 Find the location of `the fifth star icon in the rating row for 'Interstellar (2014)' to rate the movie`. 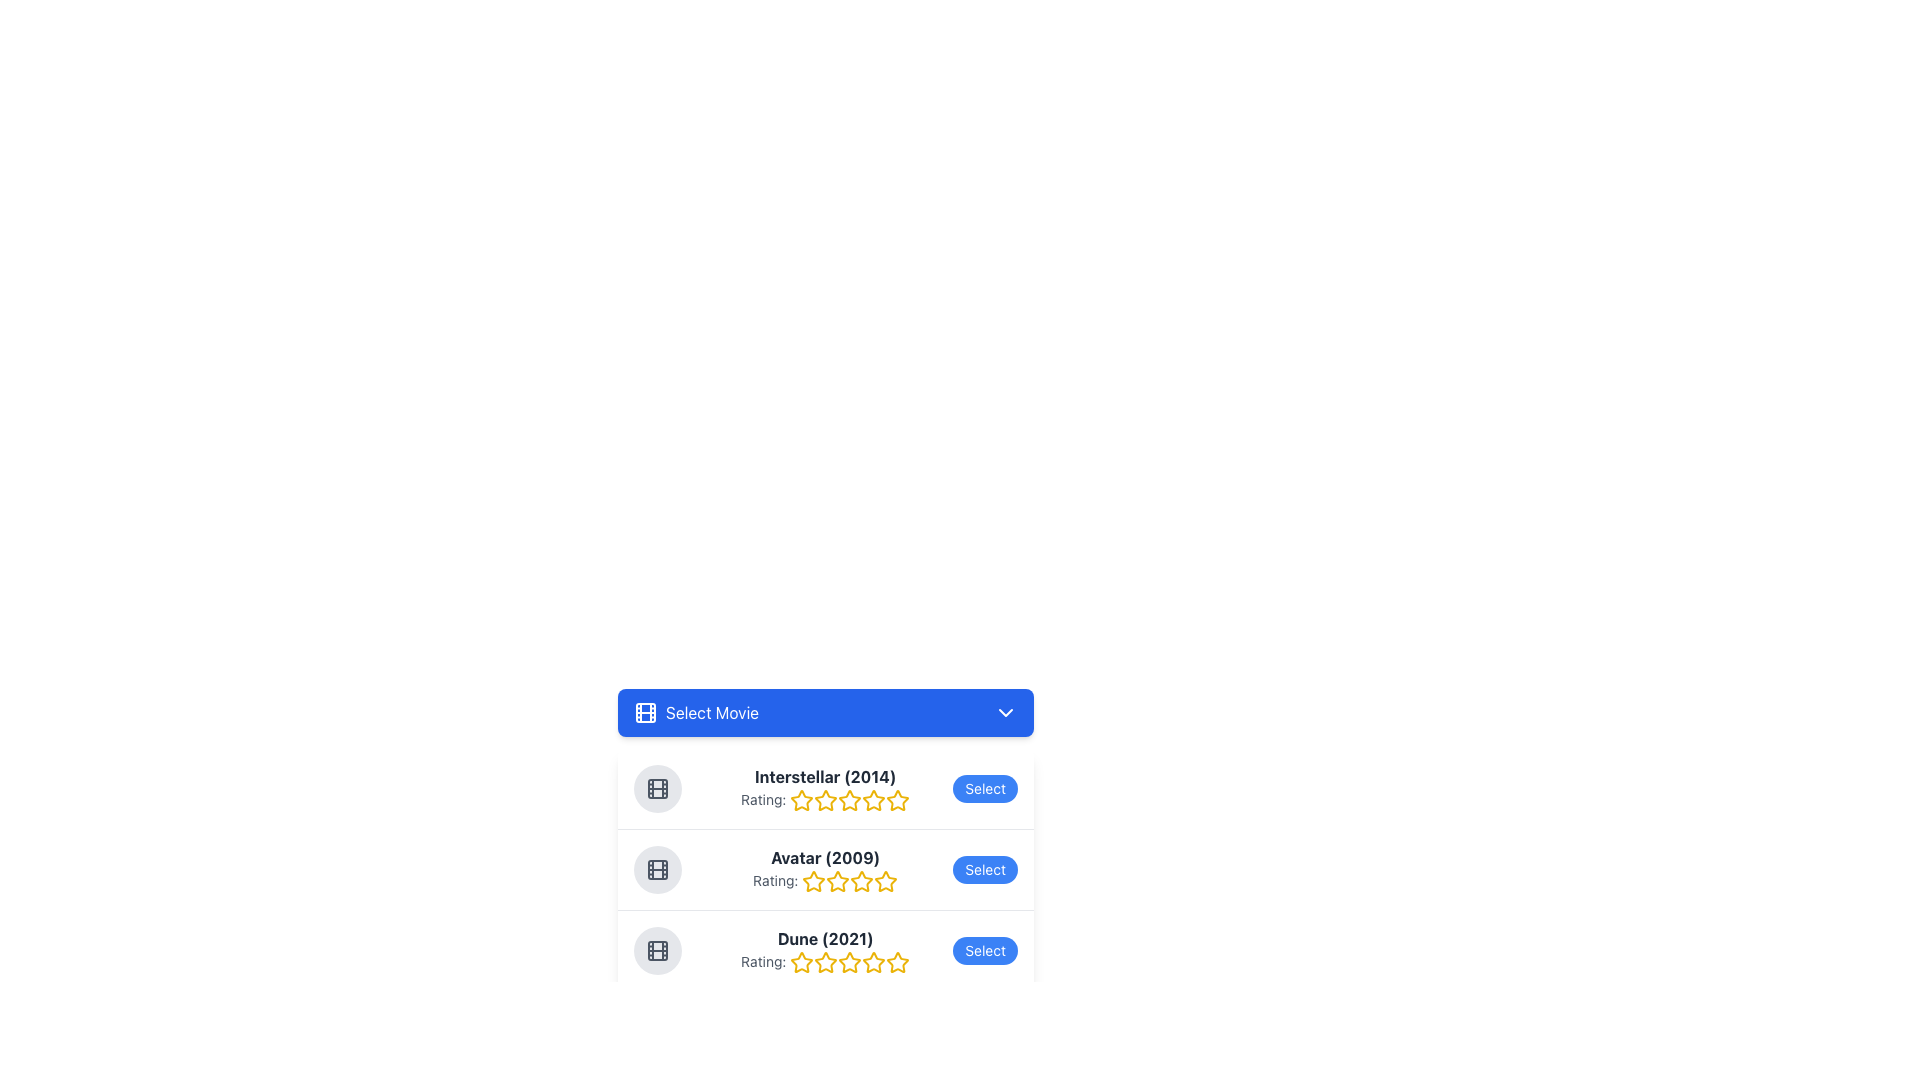

the fifth star icon in the rating row for 'Interstellar (2014)' to rate the movie is located at coordinates (850, 800).